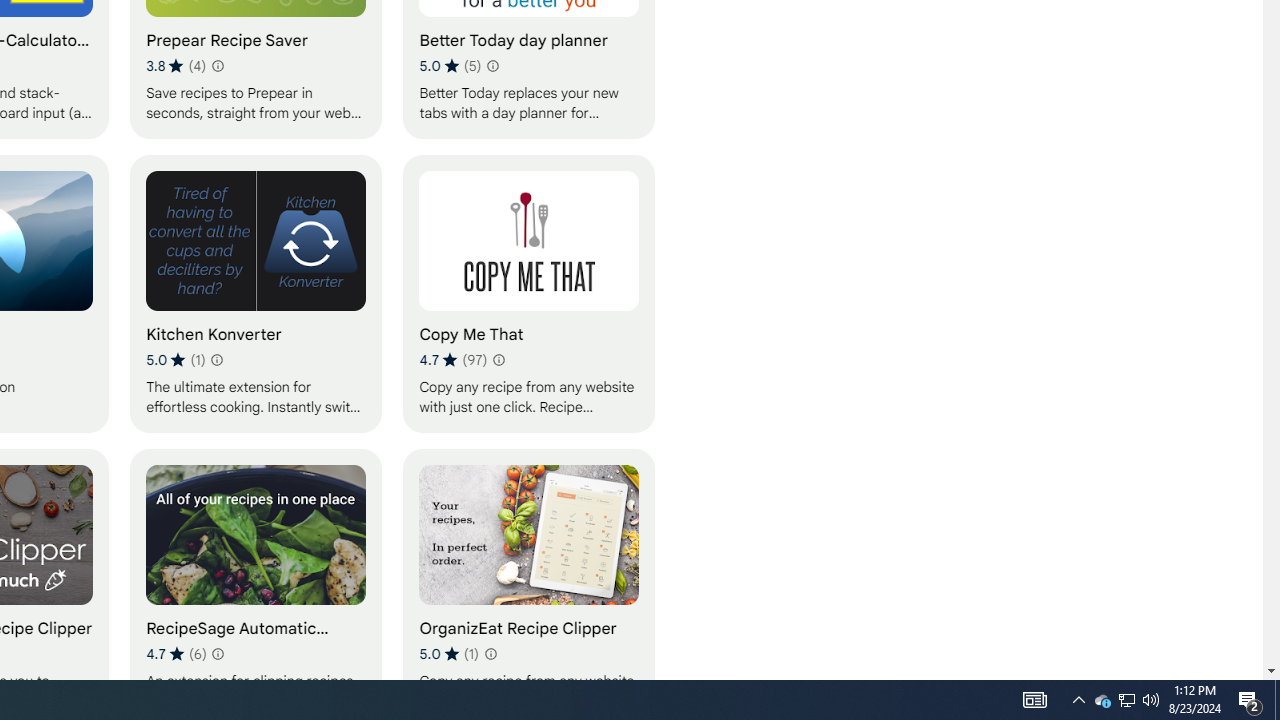 This screenshot has width=1280, height=720. I want to click on 'Average rating 5 out of 5 stars. 5 ratings.', so click(449, 65).